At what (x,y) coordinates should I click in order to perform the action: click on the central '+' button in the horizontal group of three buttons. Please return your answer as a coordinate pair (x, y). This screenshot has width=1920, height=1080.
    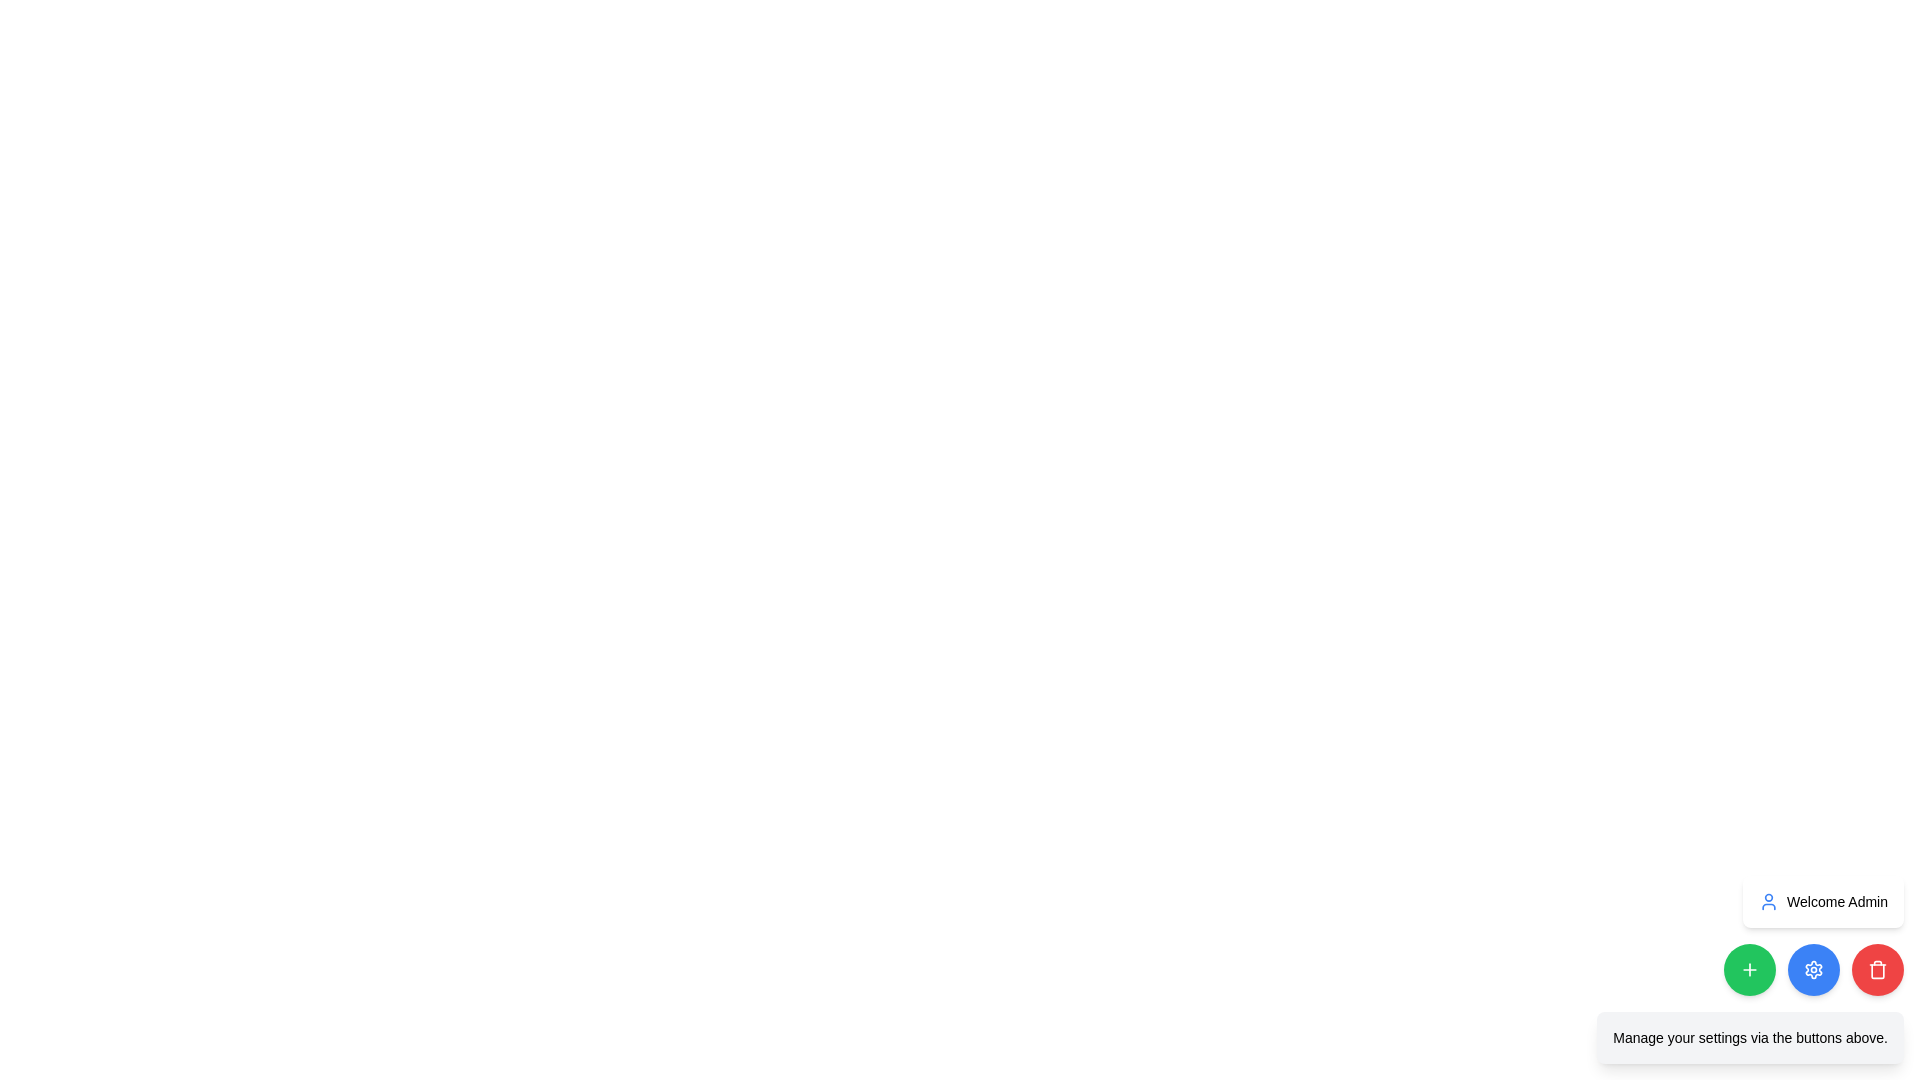
    Looking at the image, I should click on (1749, 968).